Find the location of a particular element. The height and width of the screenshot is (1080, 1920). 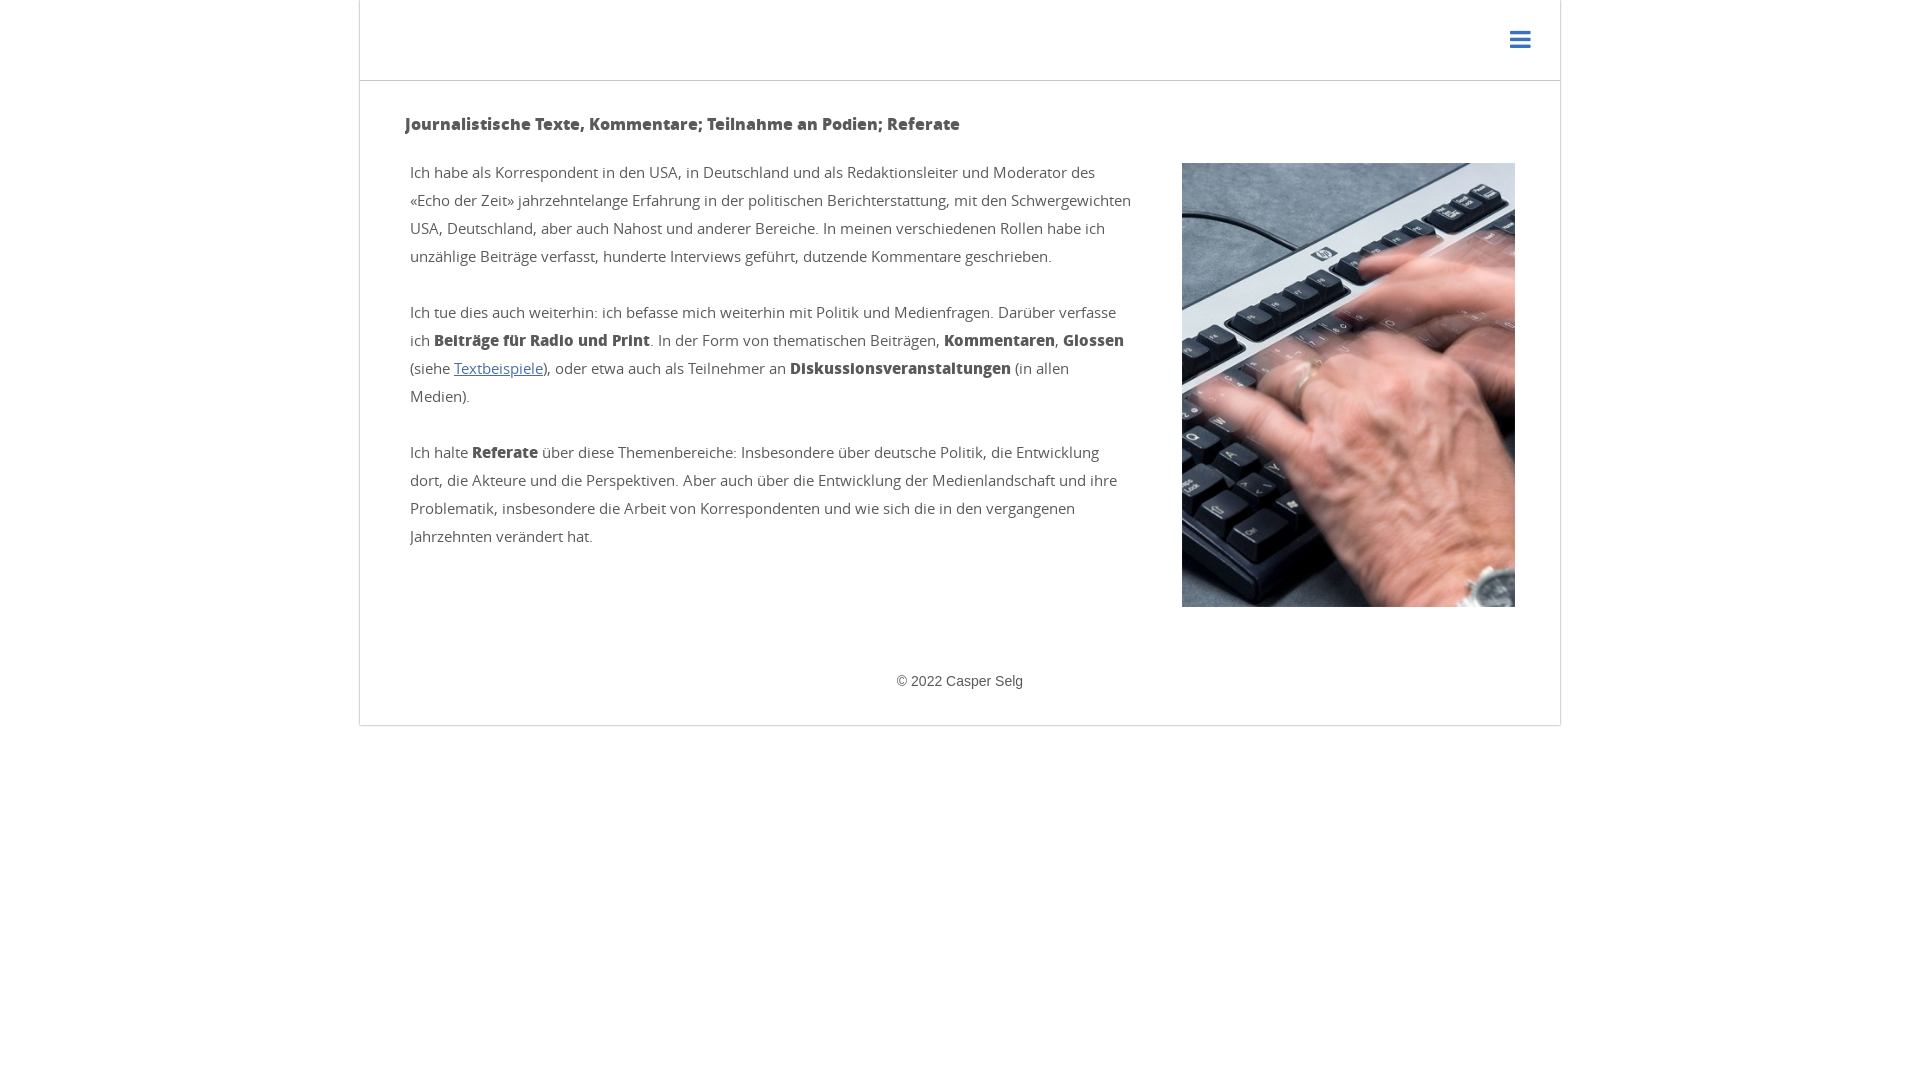

'Textbeispiele' is located at coordinates (453, 367).